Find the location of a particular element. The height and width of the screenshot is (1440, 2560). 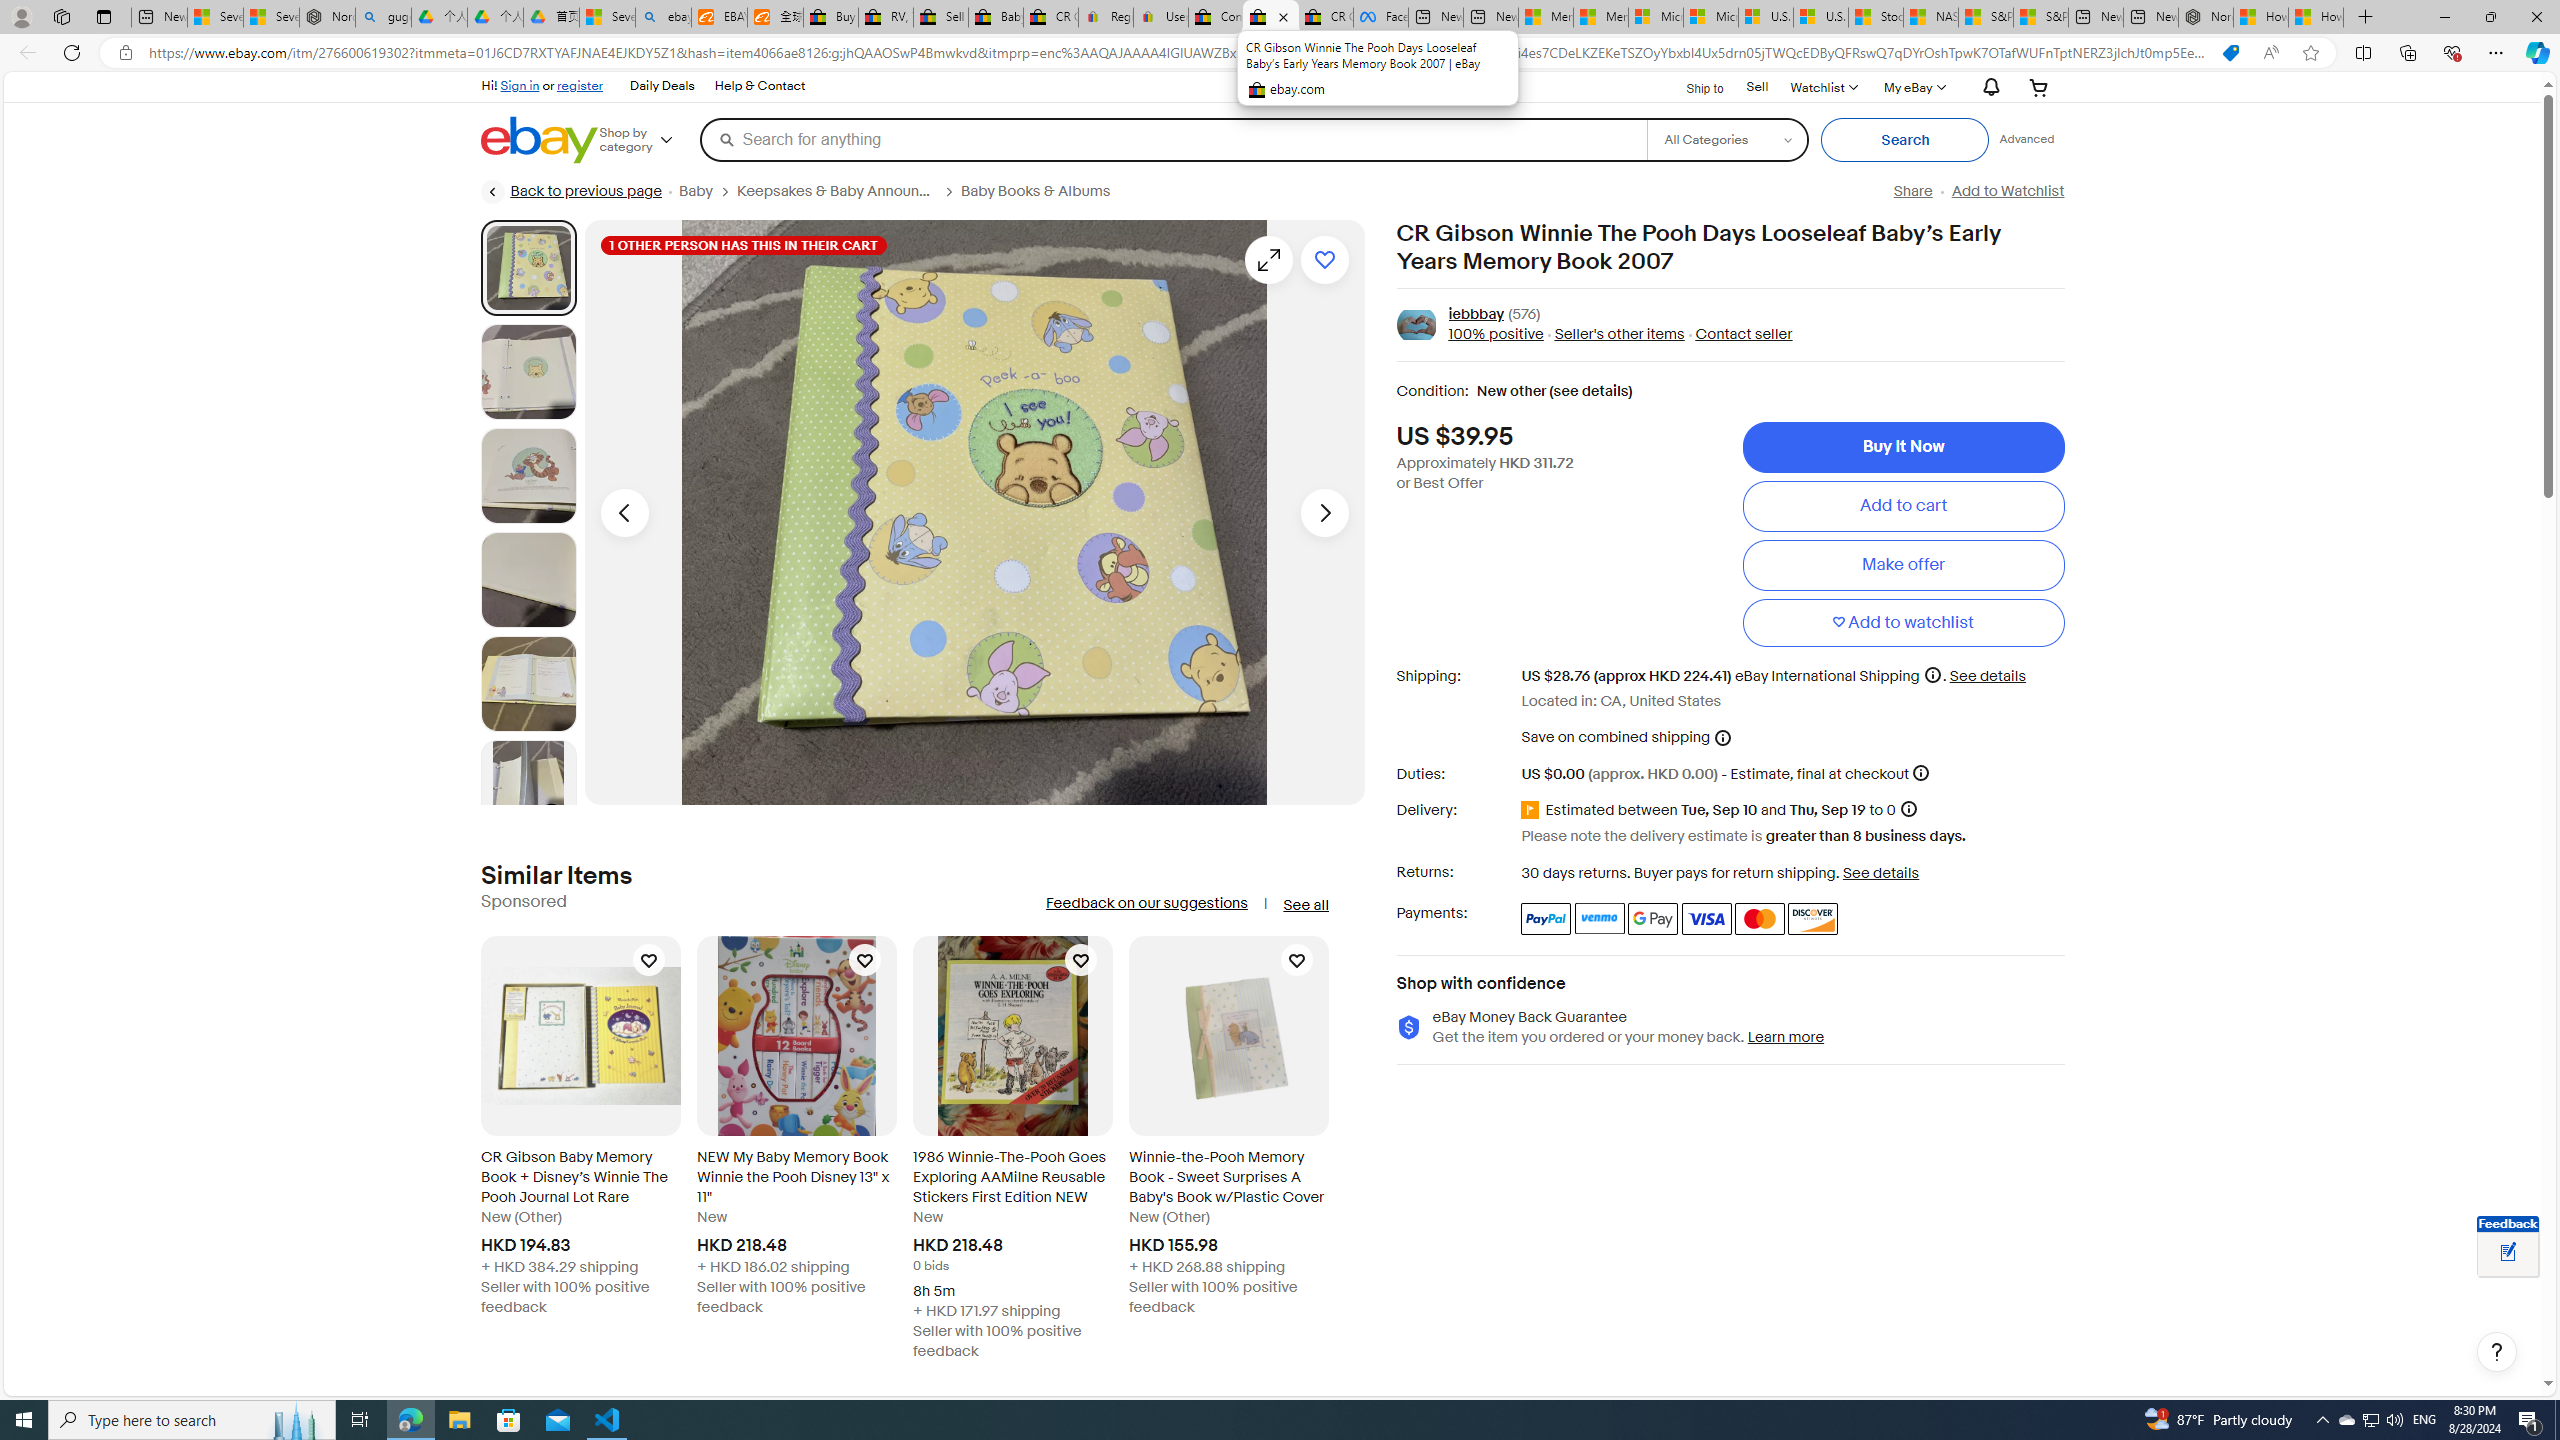

'My eBay' is located at coordinates (1912, 87).